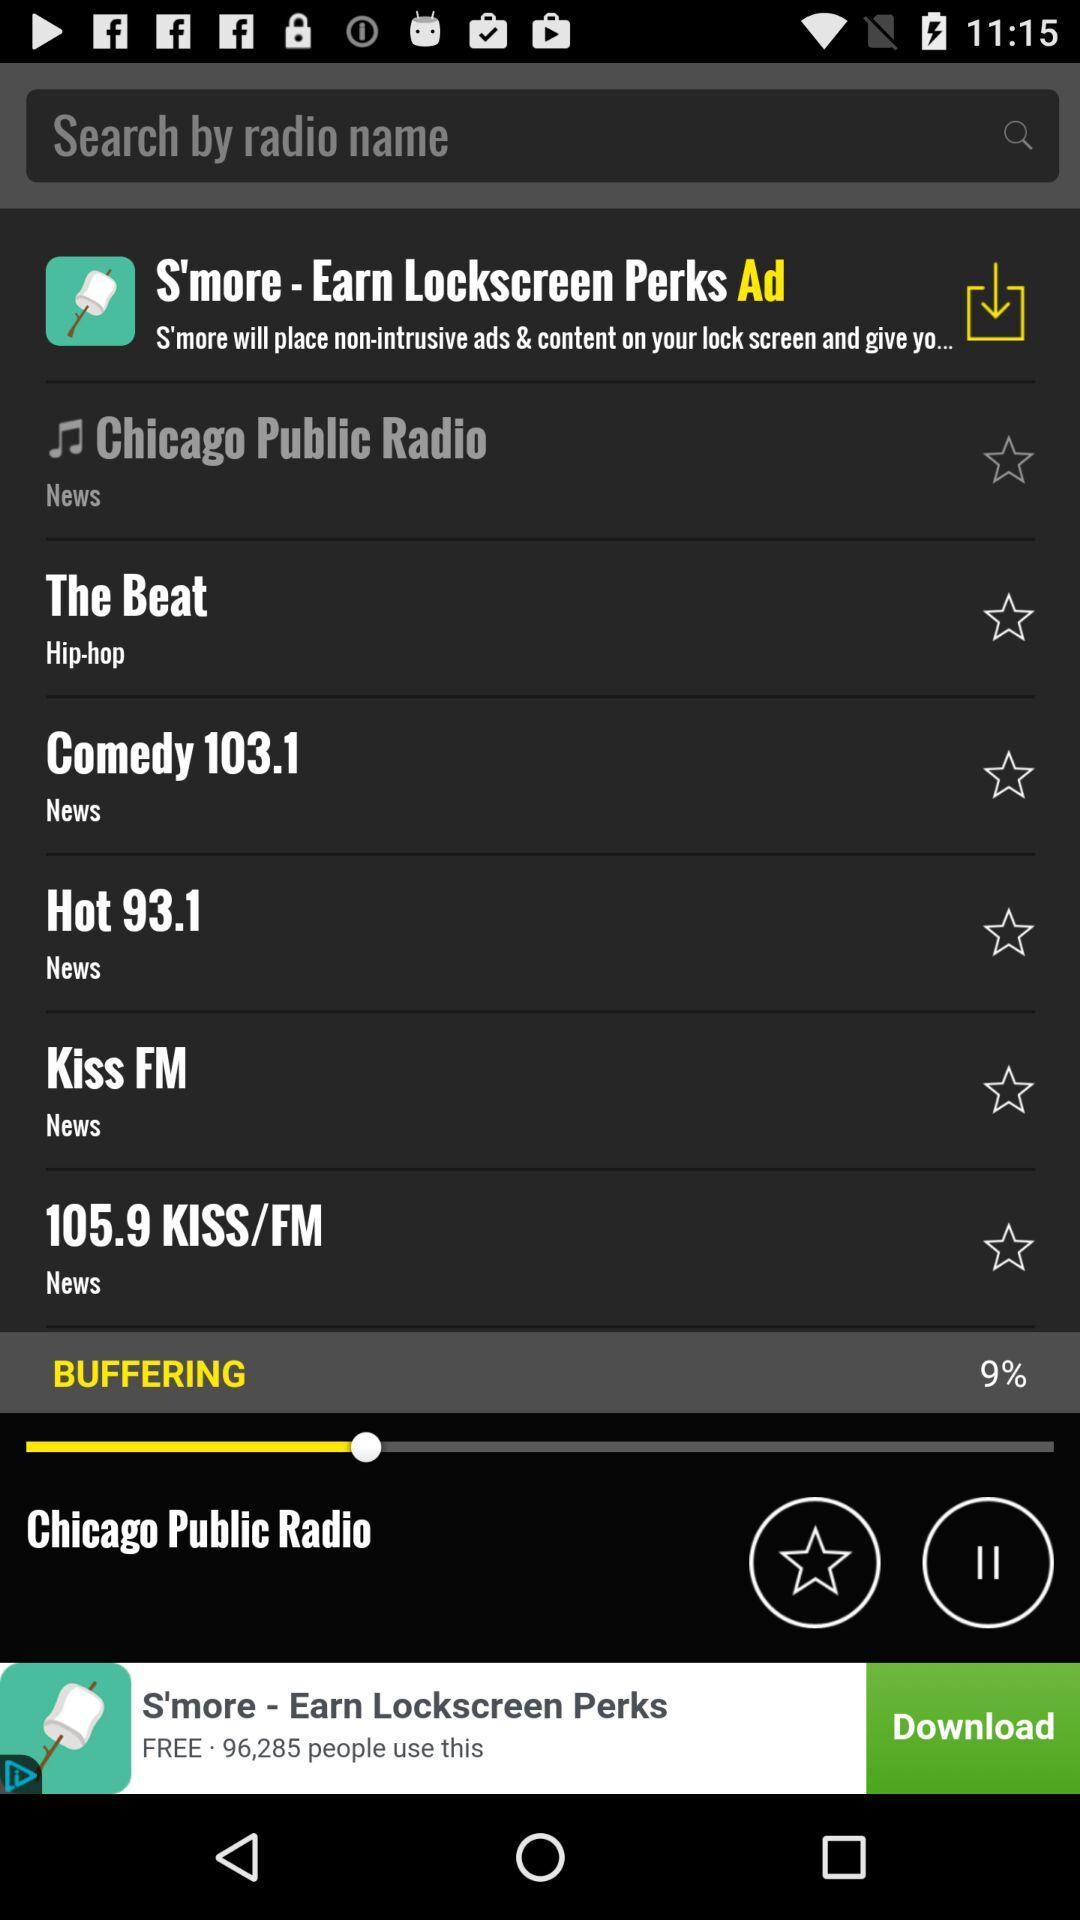 Image resolution: width=1080 pixels, height=1920 pixels. I want to click on the star icon, so click(814, 1672).